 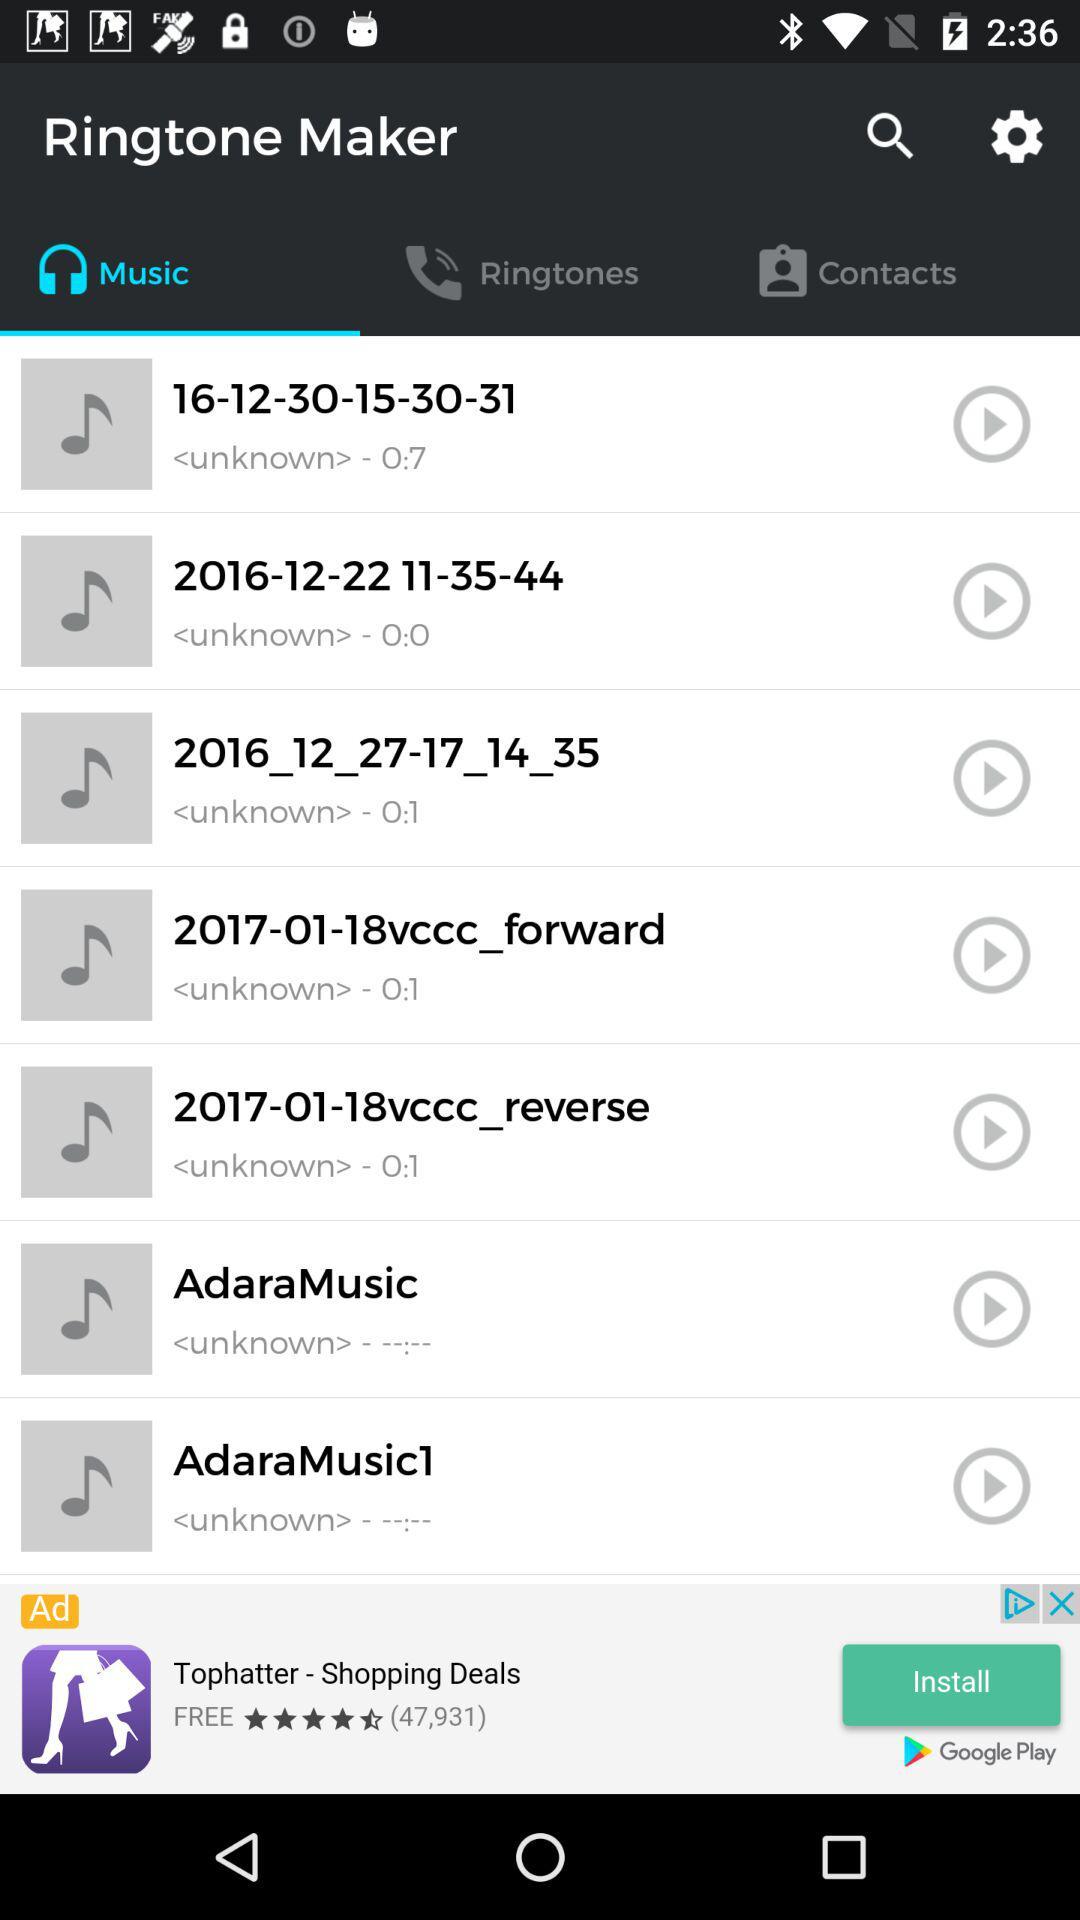 What do you see at coordinates (991, 1486) in the screenshot?
I see `button` at bounding box center [991, 1486].